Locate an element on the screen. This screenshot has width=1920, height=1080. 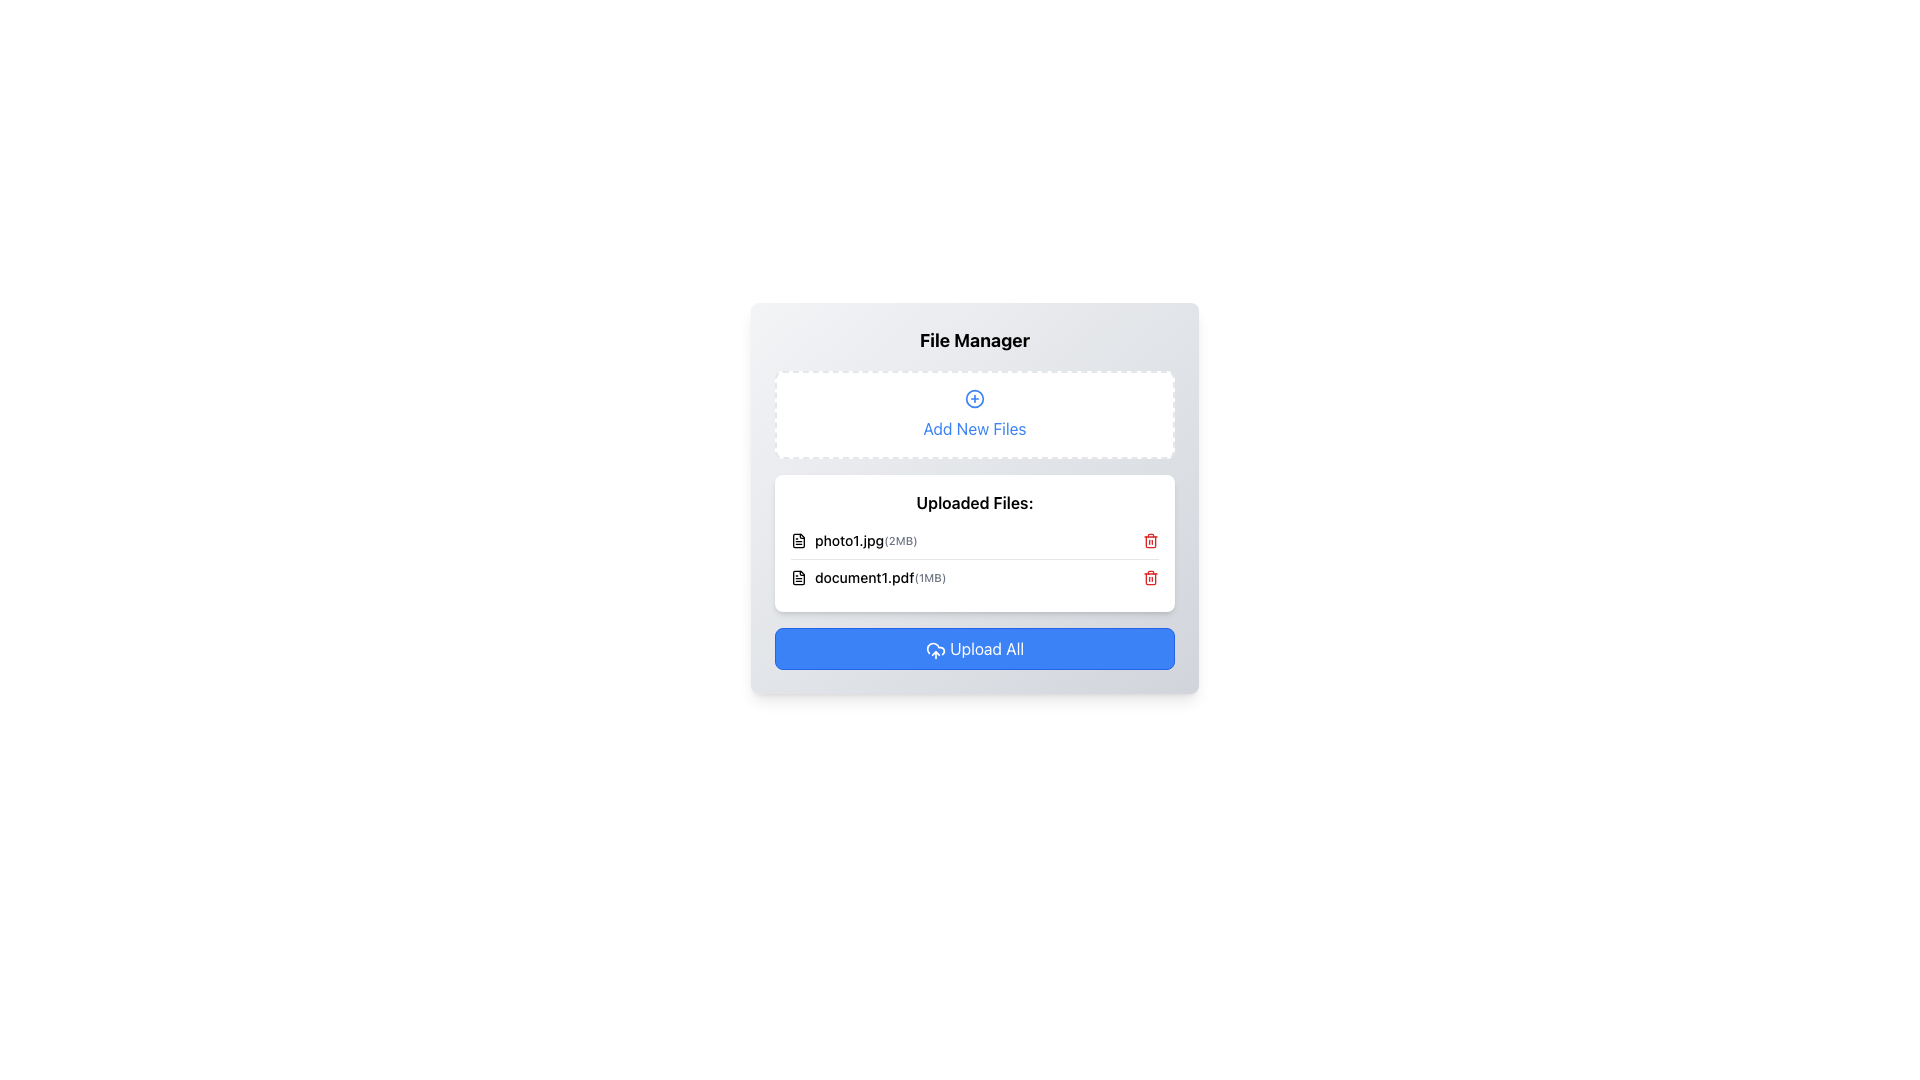
the delete button located in the second row of the 'Uploaded Files' list, adjacent to the file named 'document1.pdf' is located at coordinates (1151, 578).